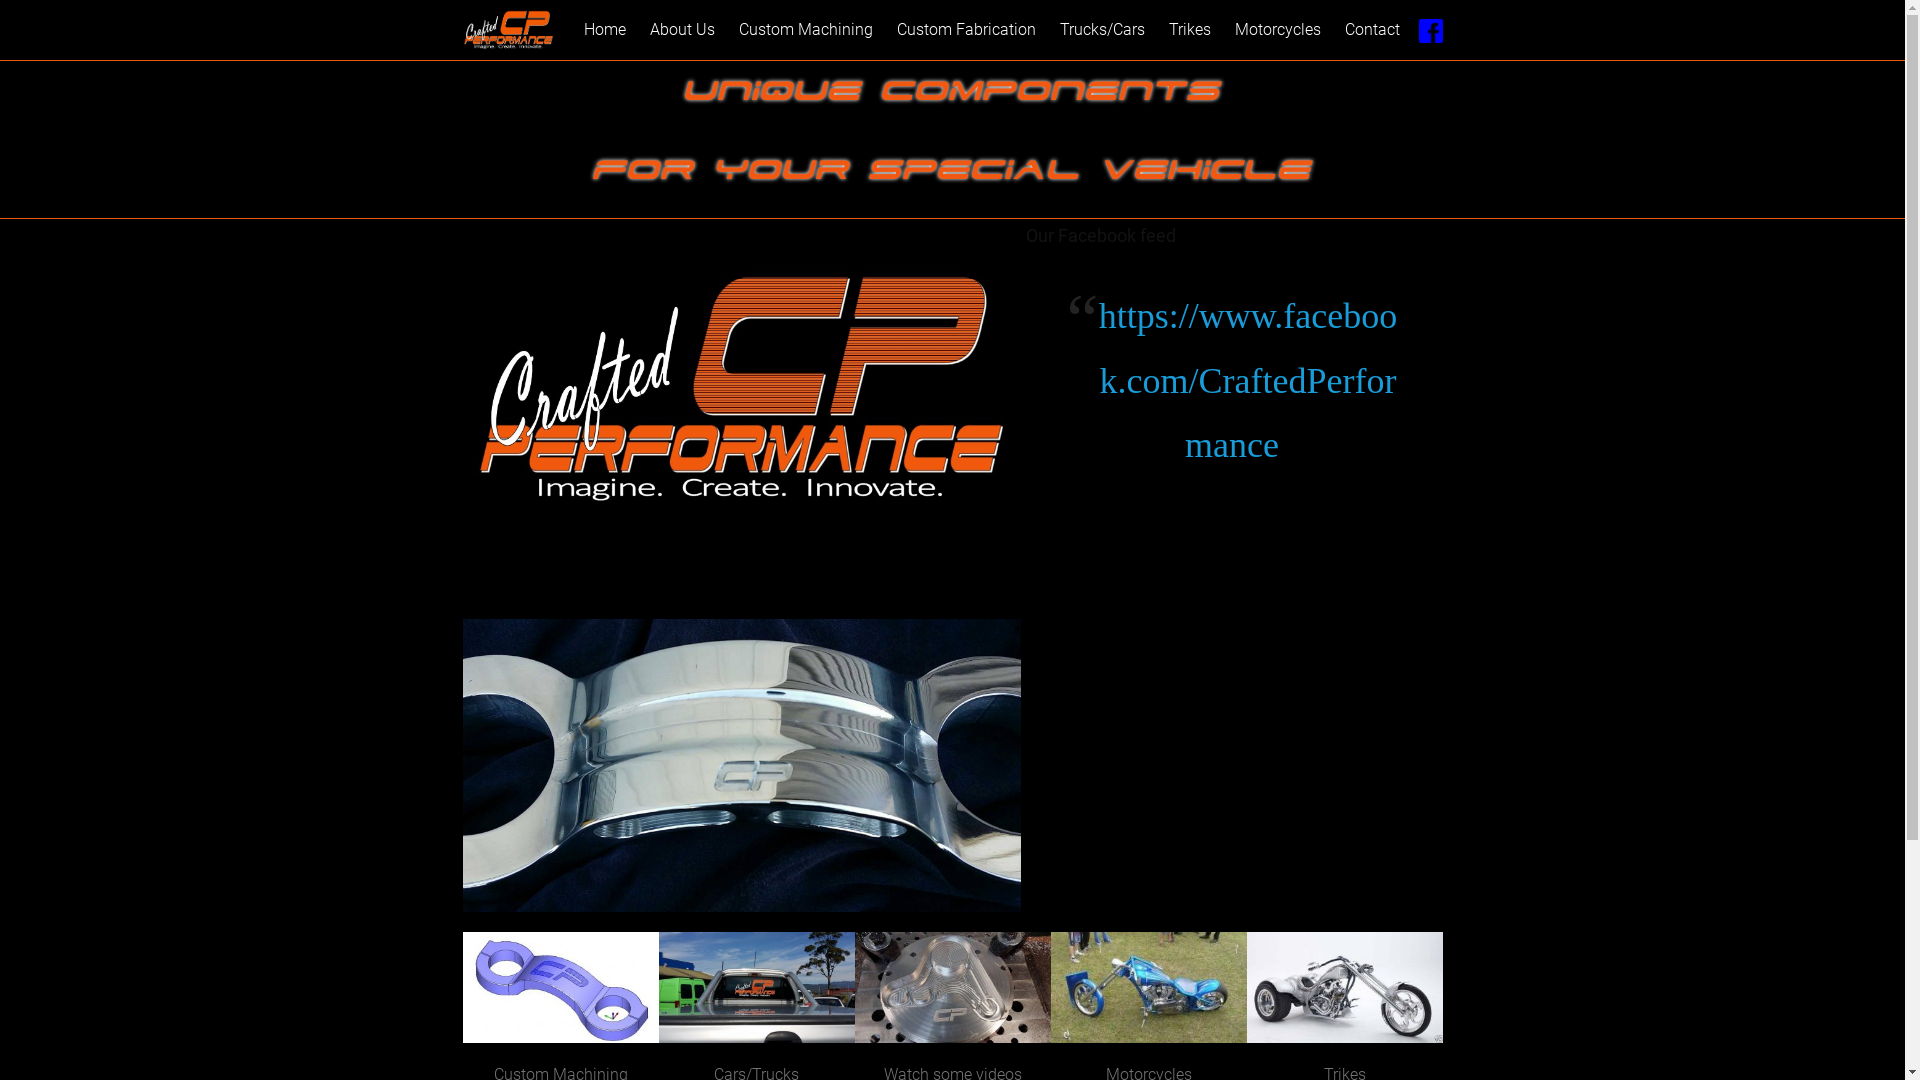  I want to click on 'Trucks/Cars', so click(1049, 30).